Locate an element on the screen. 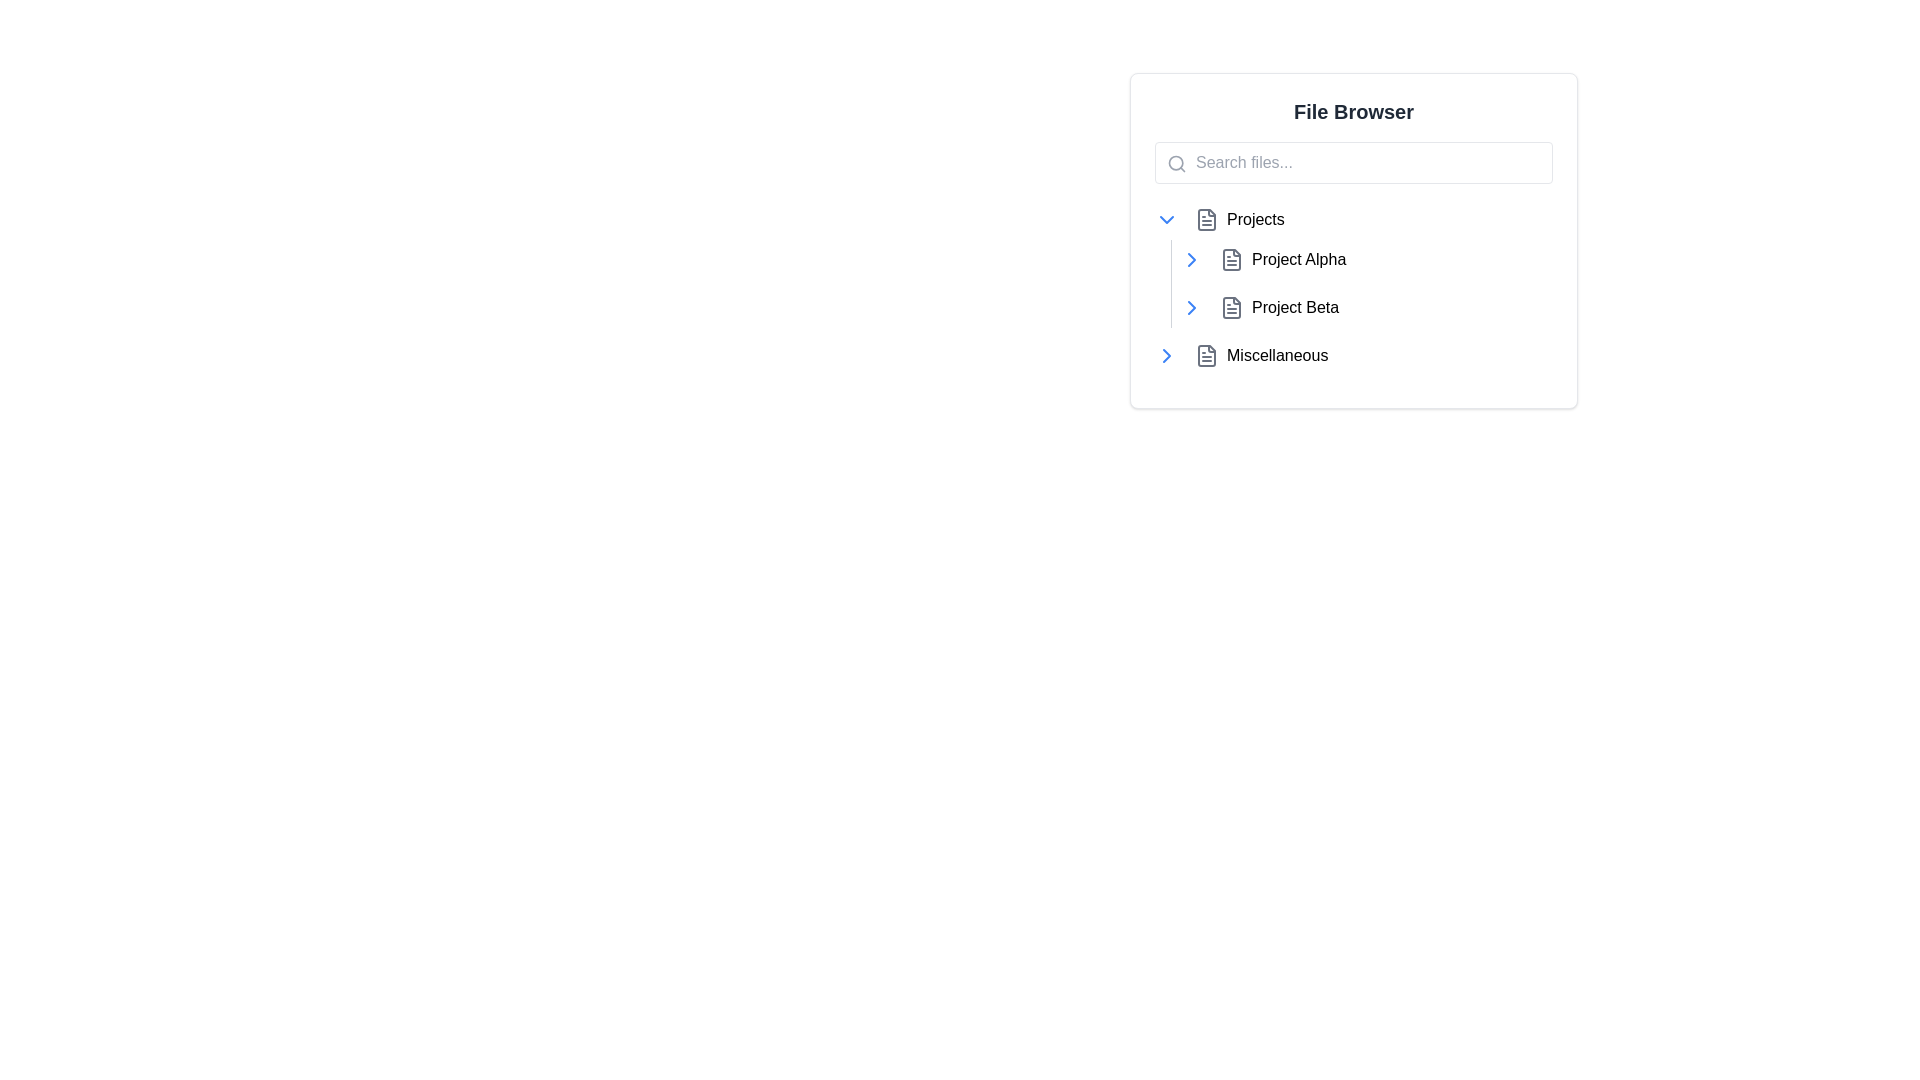 The image size is (1920, 1080). the Button with an icon is located at coordinates (1166, 219).